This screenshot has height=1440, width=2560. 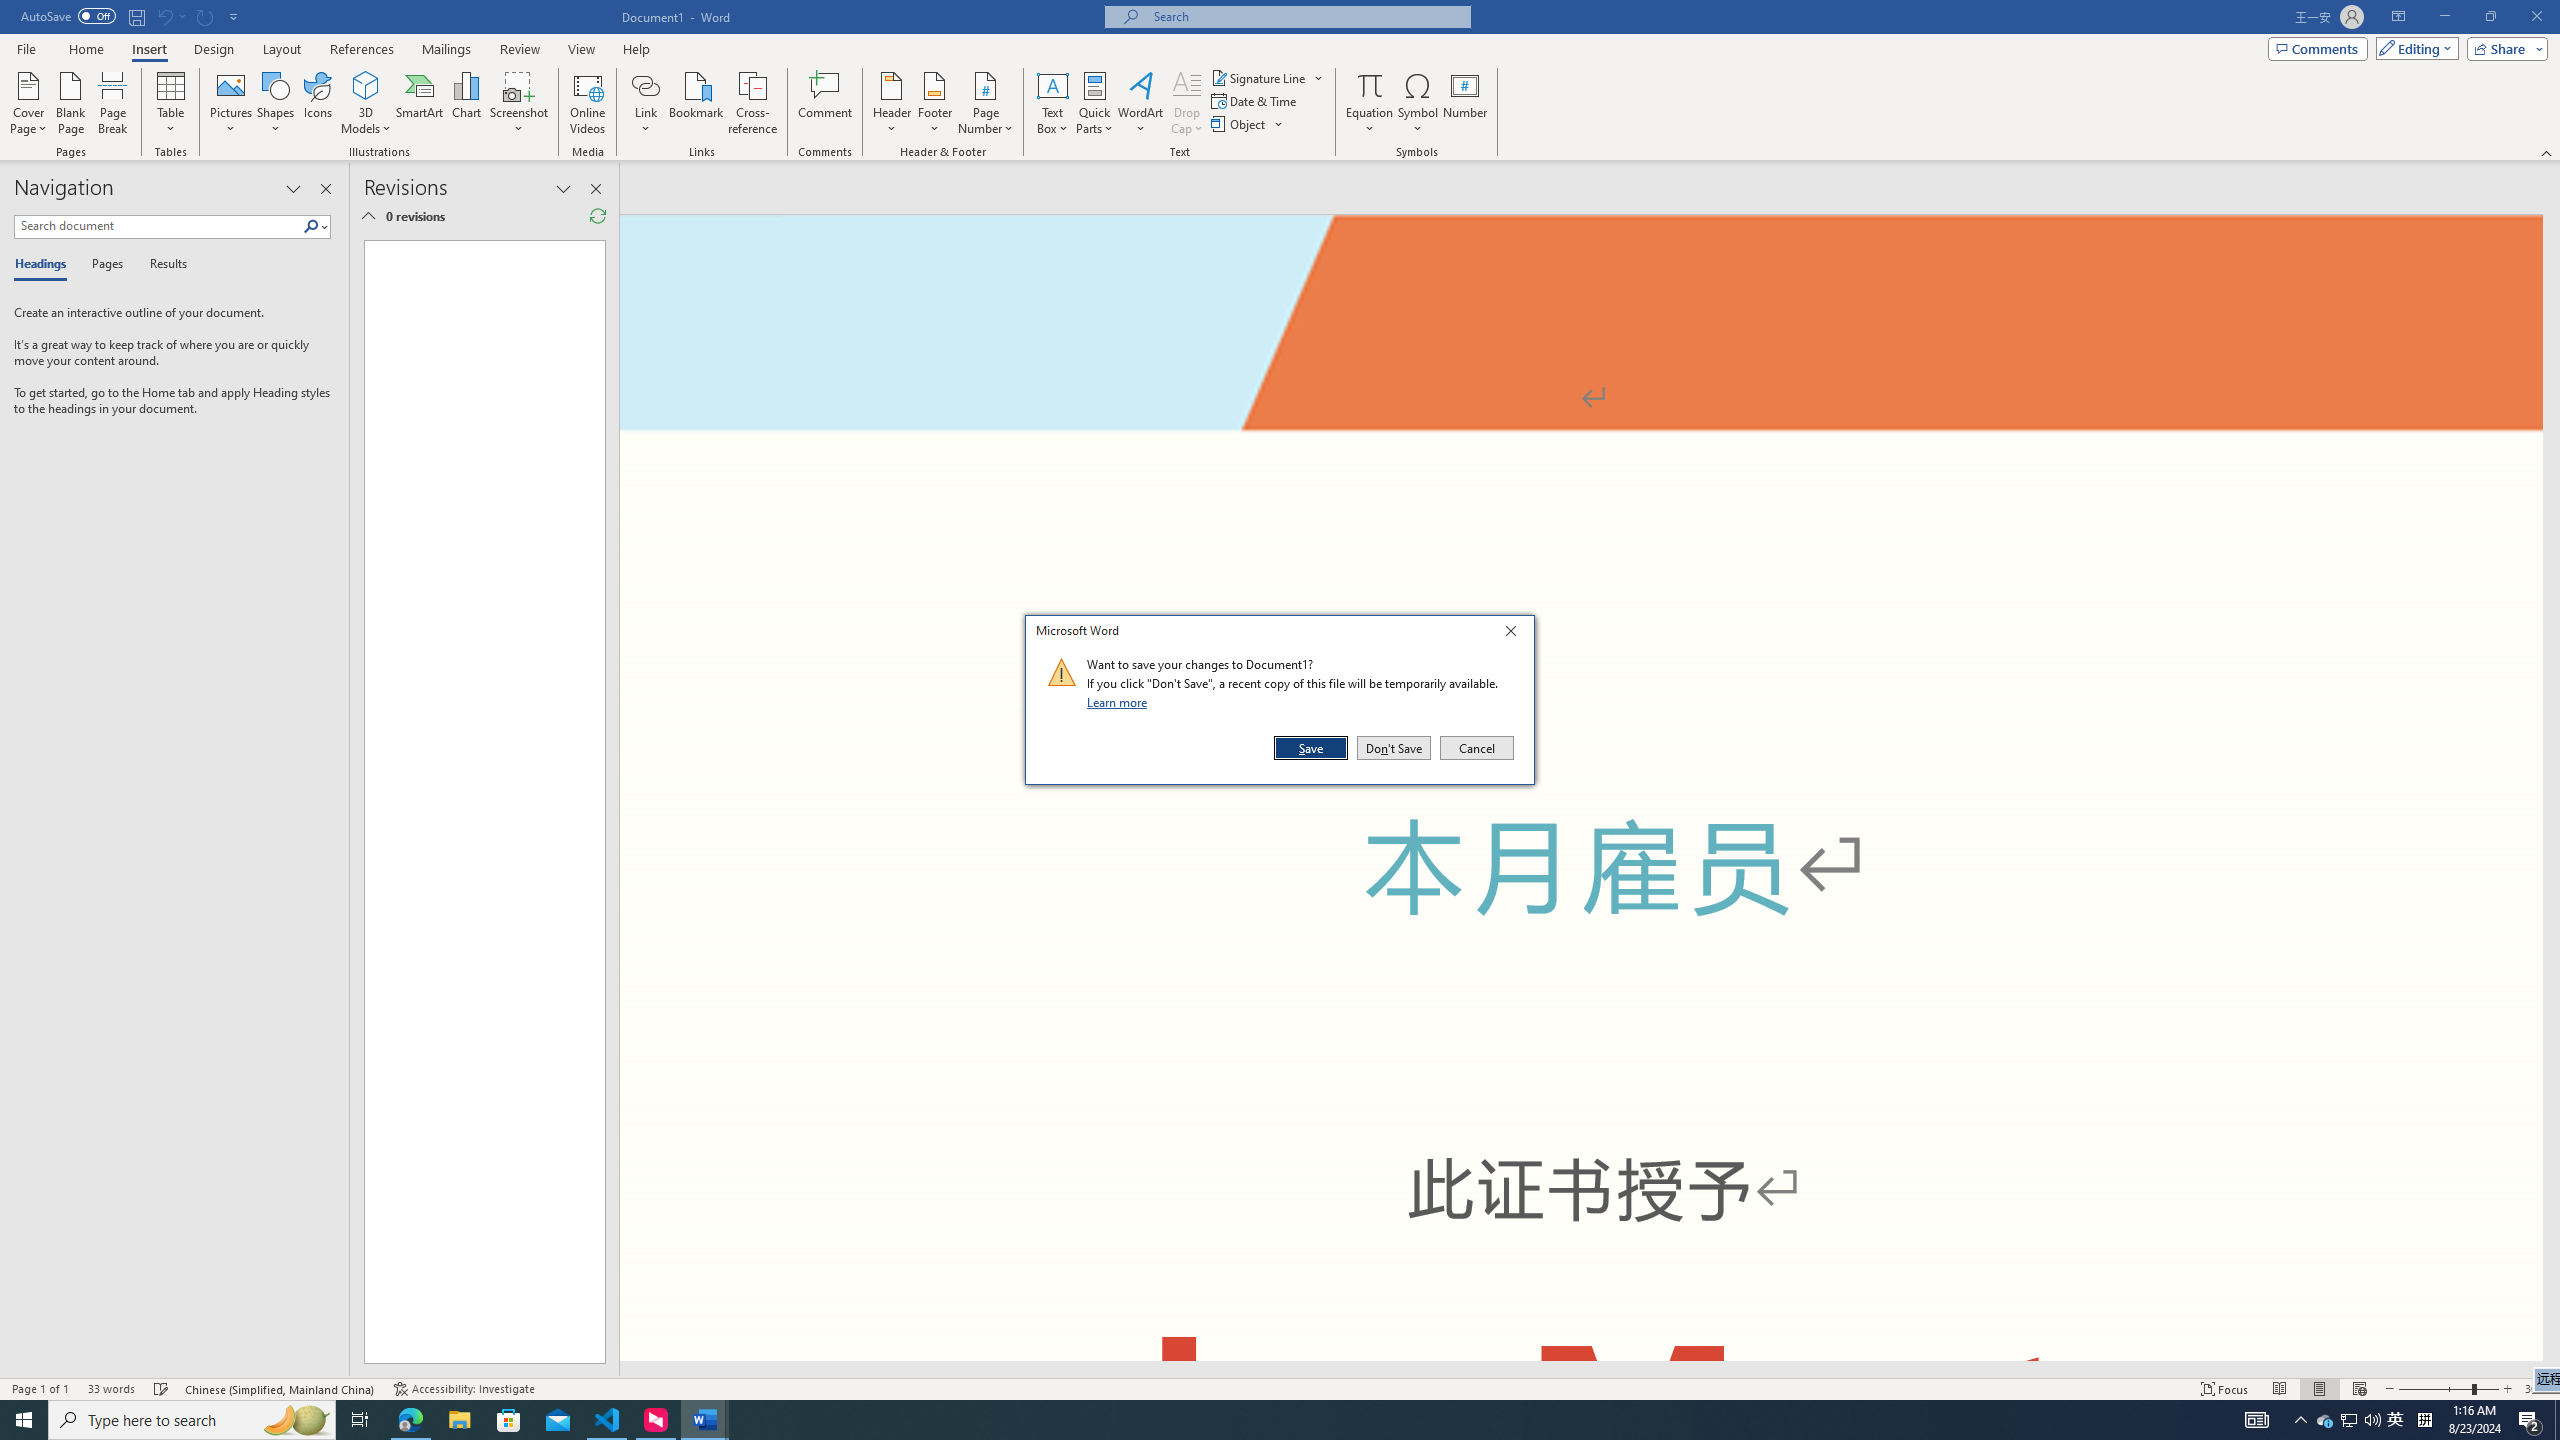 I want to click on 'Blank Page', so click(x=70, y=103).